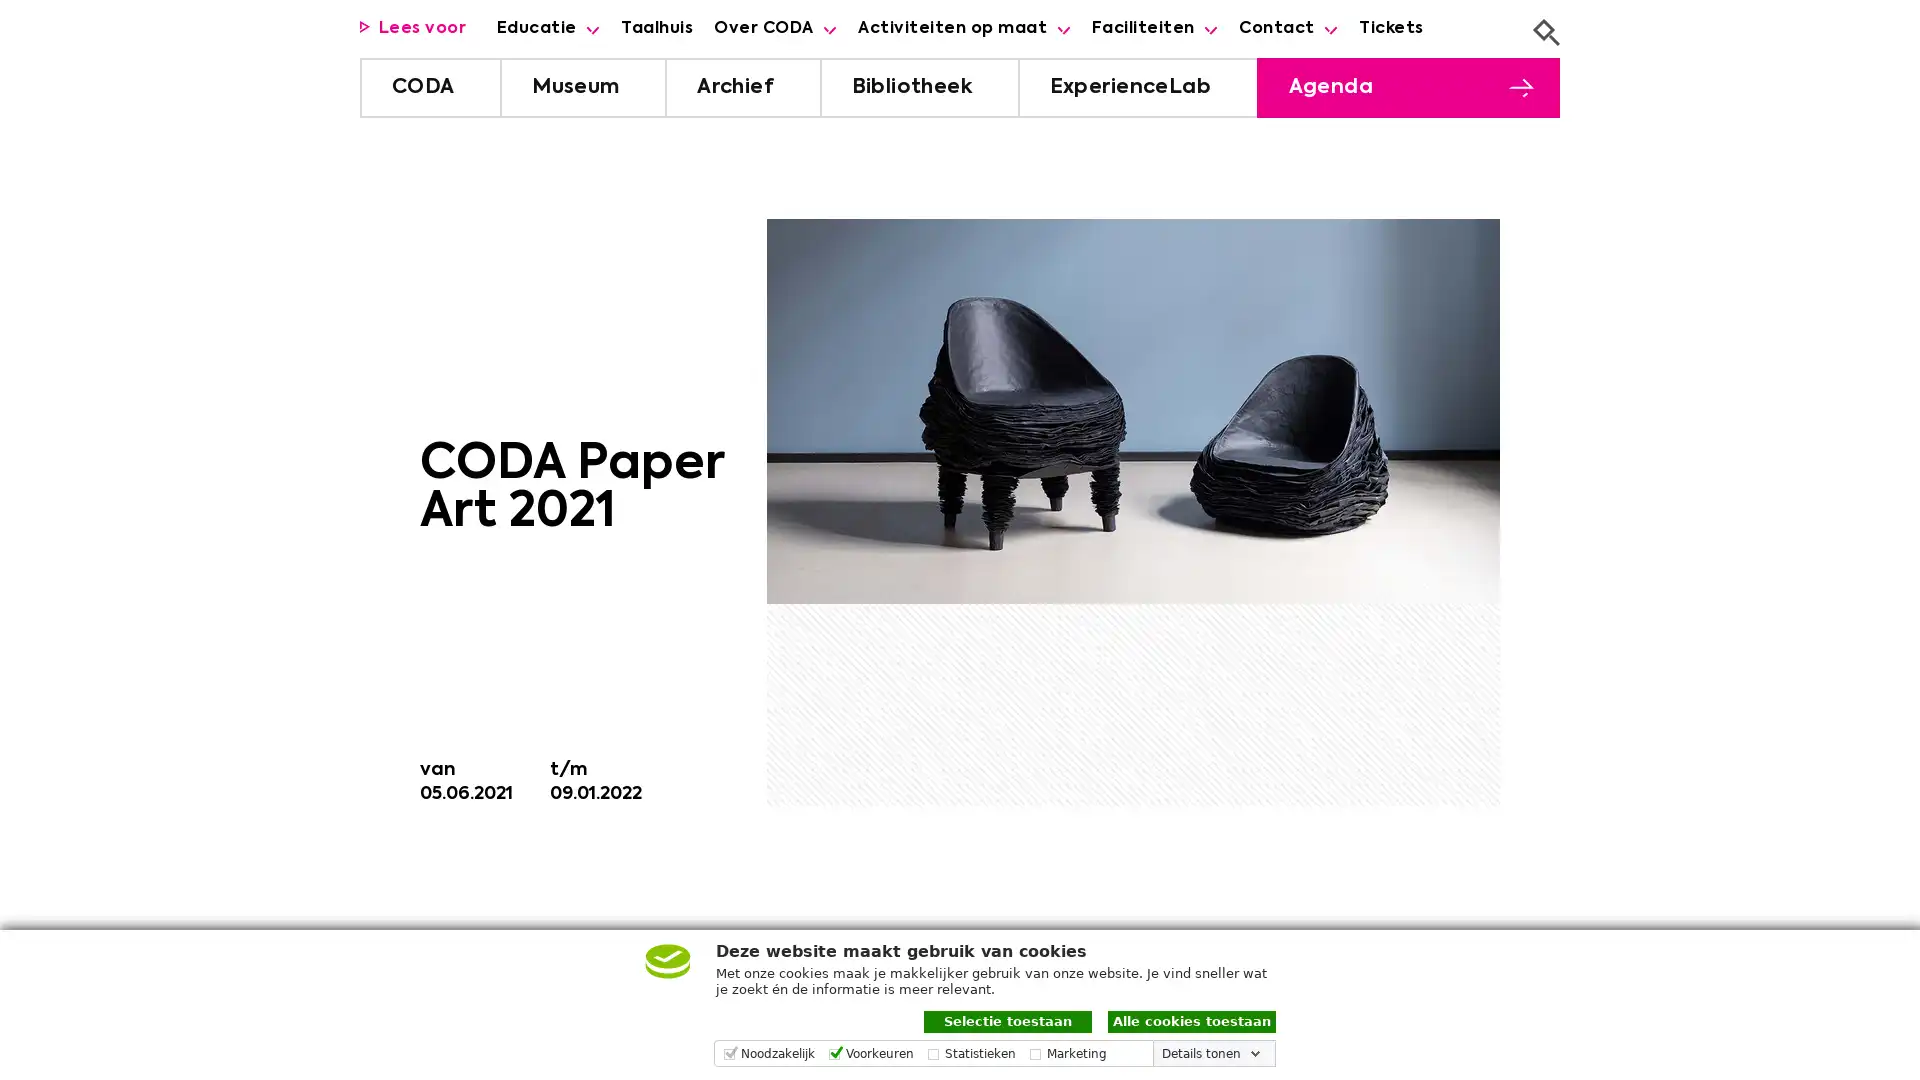 Image resolution: width=1920 pixels, height=1080 pixels. I want to click on Luister met de ReachDeck-werkbalk, so click(408, 30).